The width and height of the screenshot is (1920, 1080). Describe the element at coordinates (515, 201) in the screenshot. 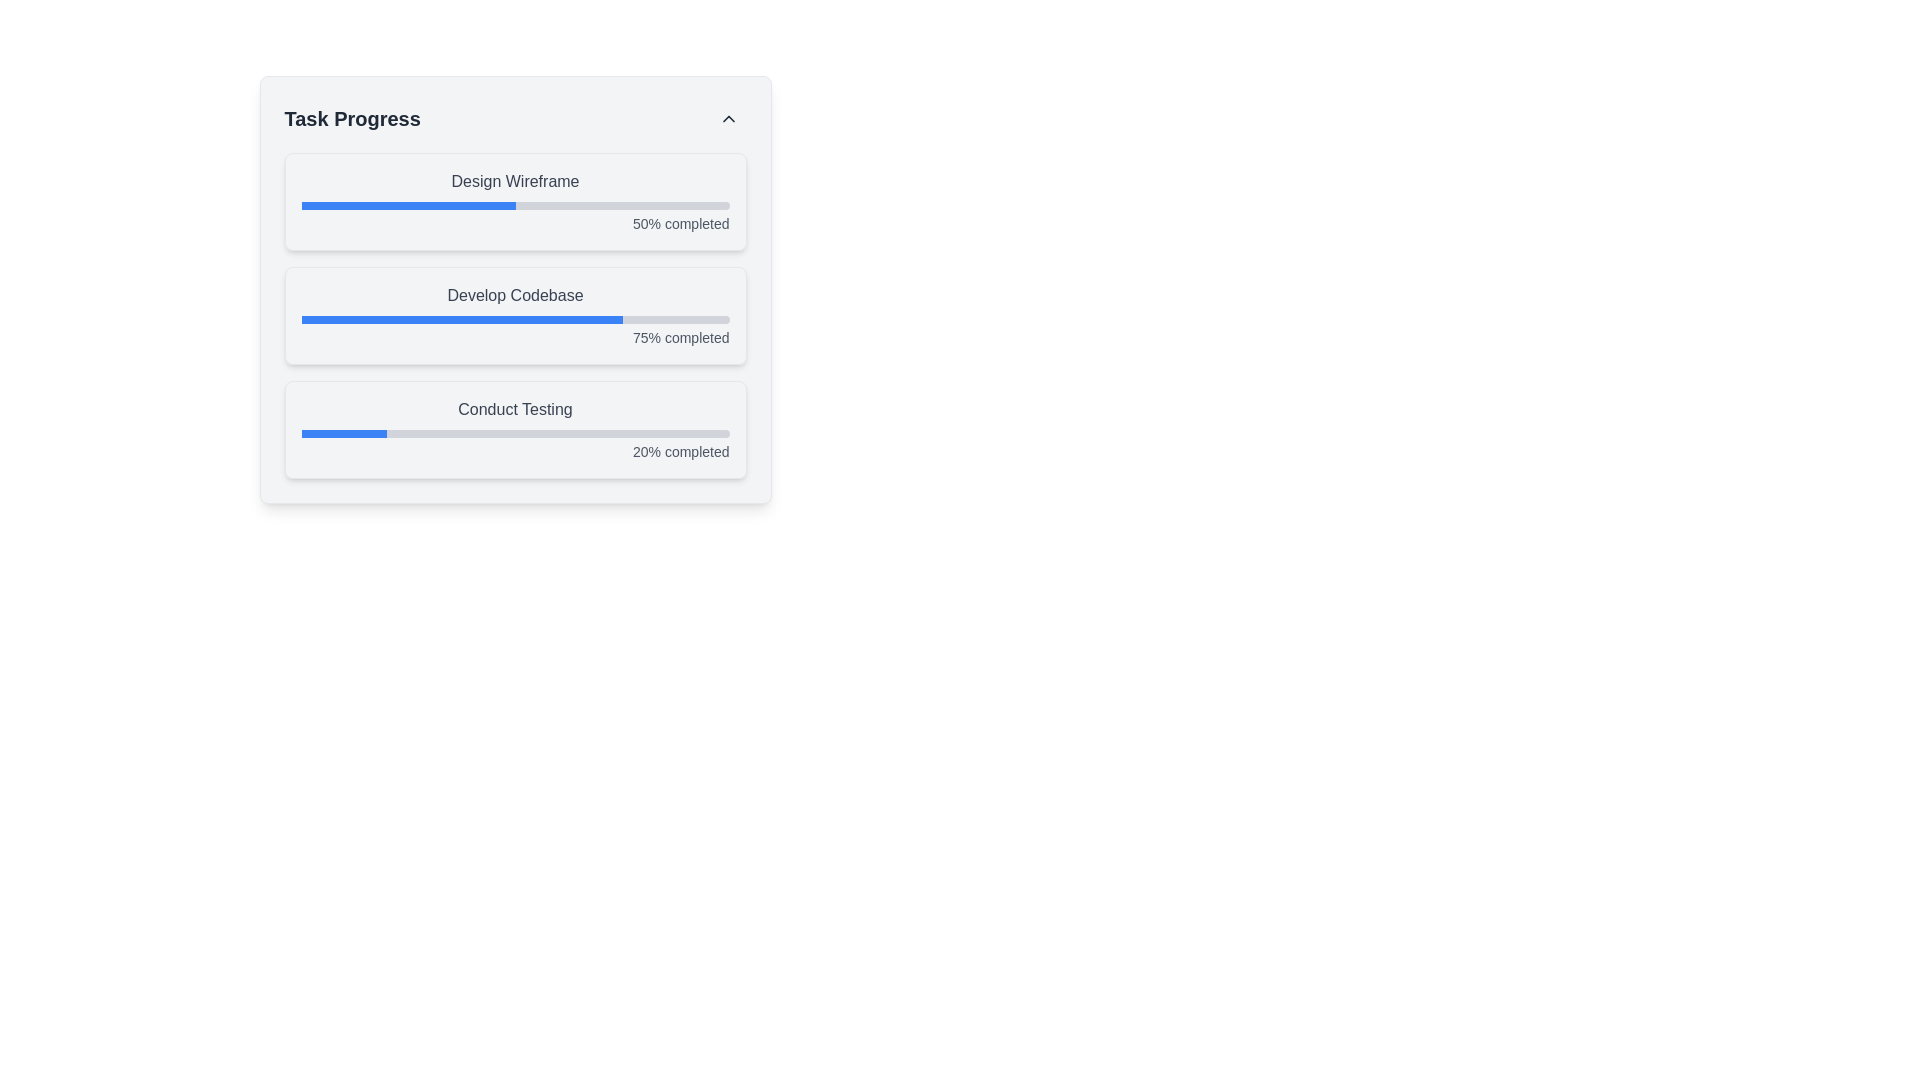

I see `associated text indicating the status of the progress bar labeled 'Design Wireframe', which shows '50% completed' to its right` at that location.